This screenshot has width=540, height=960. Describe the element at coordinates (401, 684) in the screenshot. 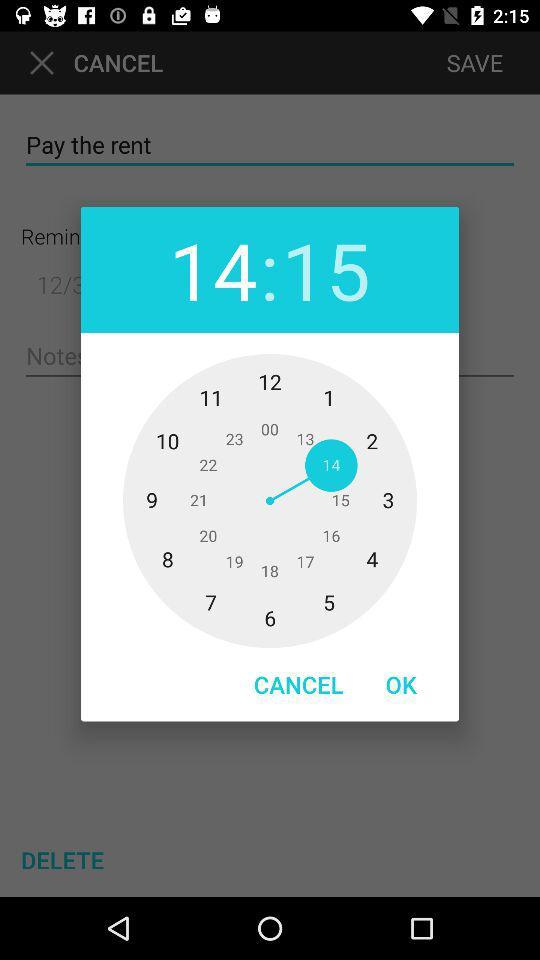

I see `the ok item` at that location.